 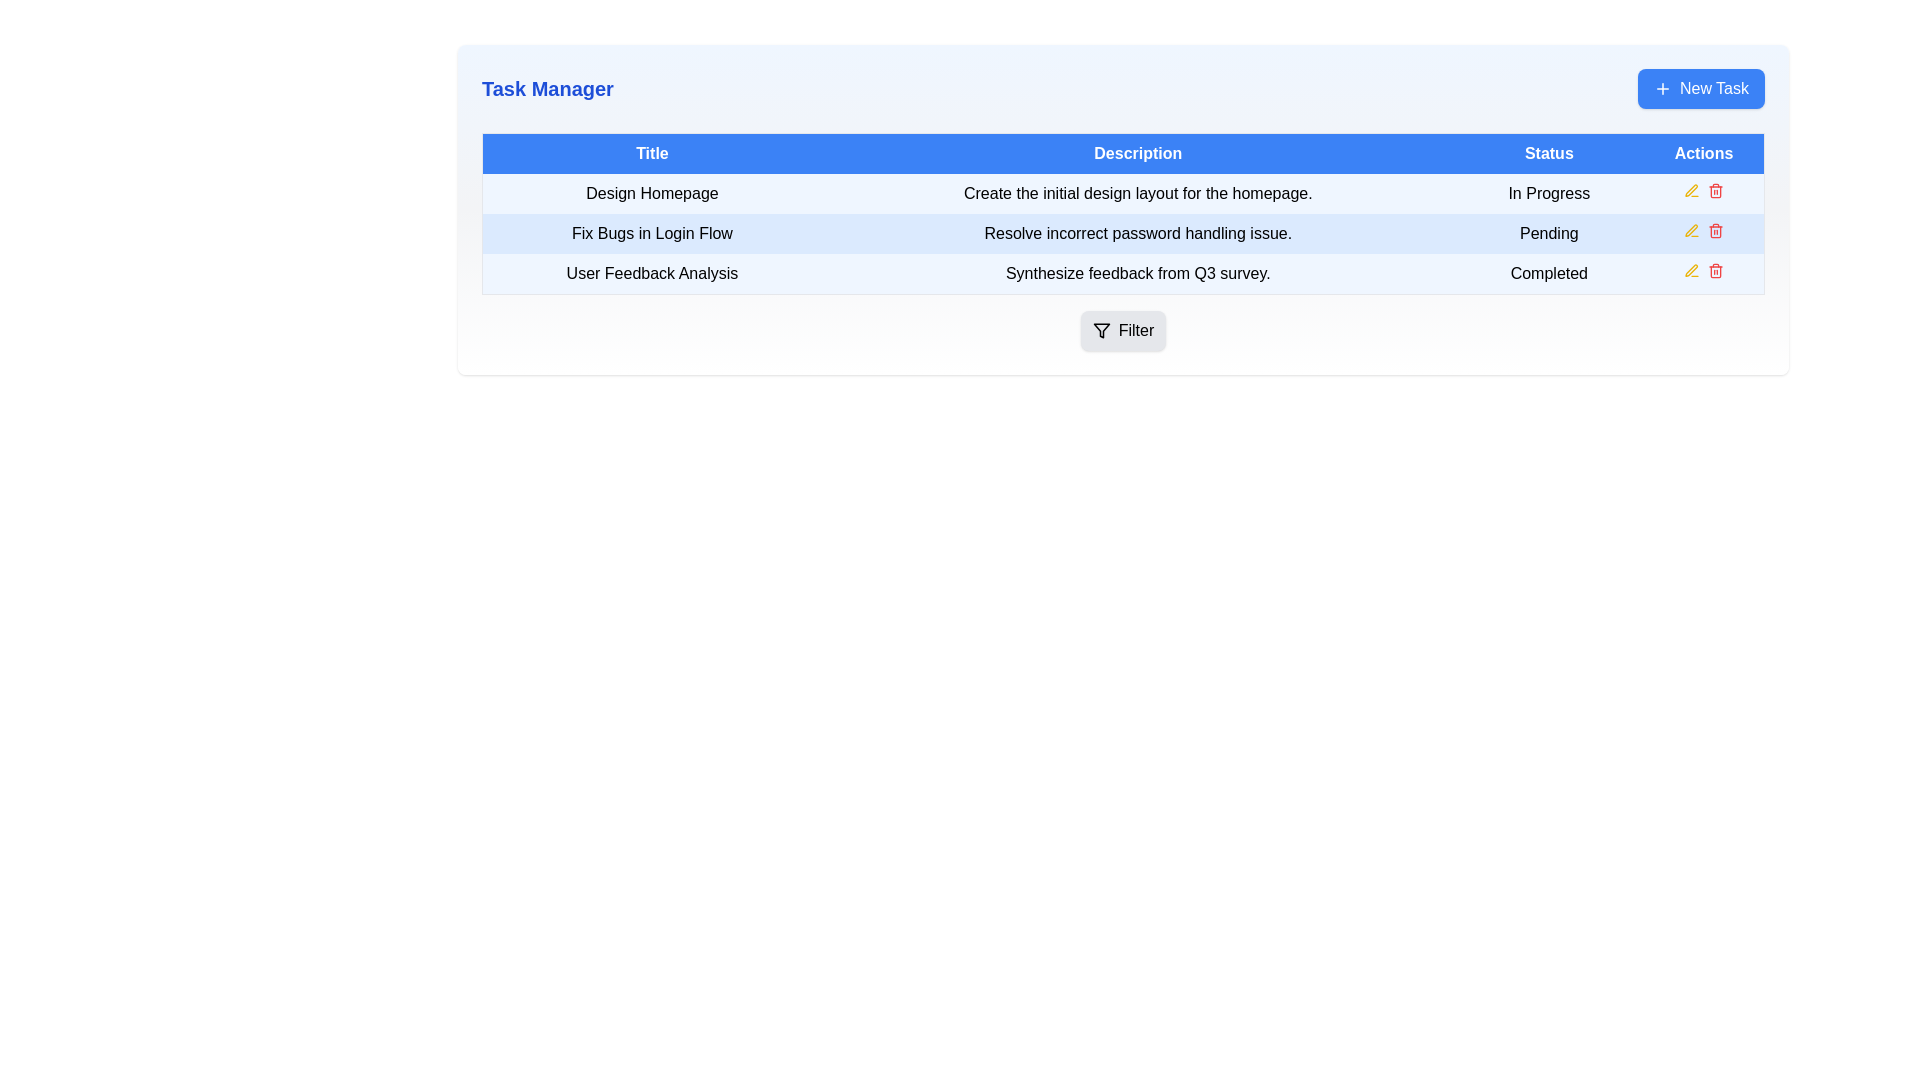 I want to click on the 'Title' text component displayed in white font against a blue rectangular background, located in the header row of the table, to the left of 'Description', so click(x=652, y=152).